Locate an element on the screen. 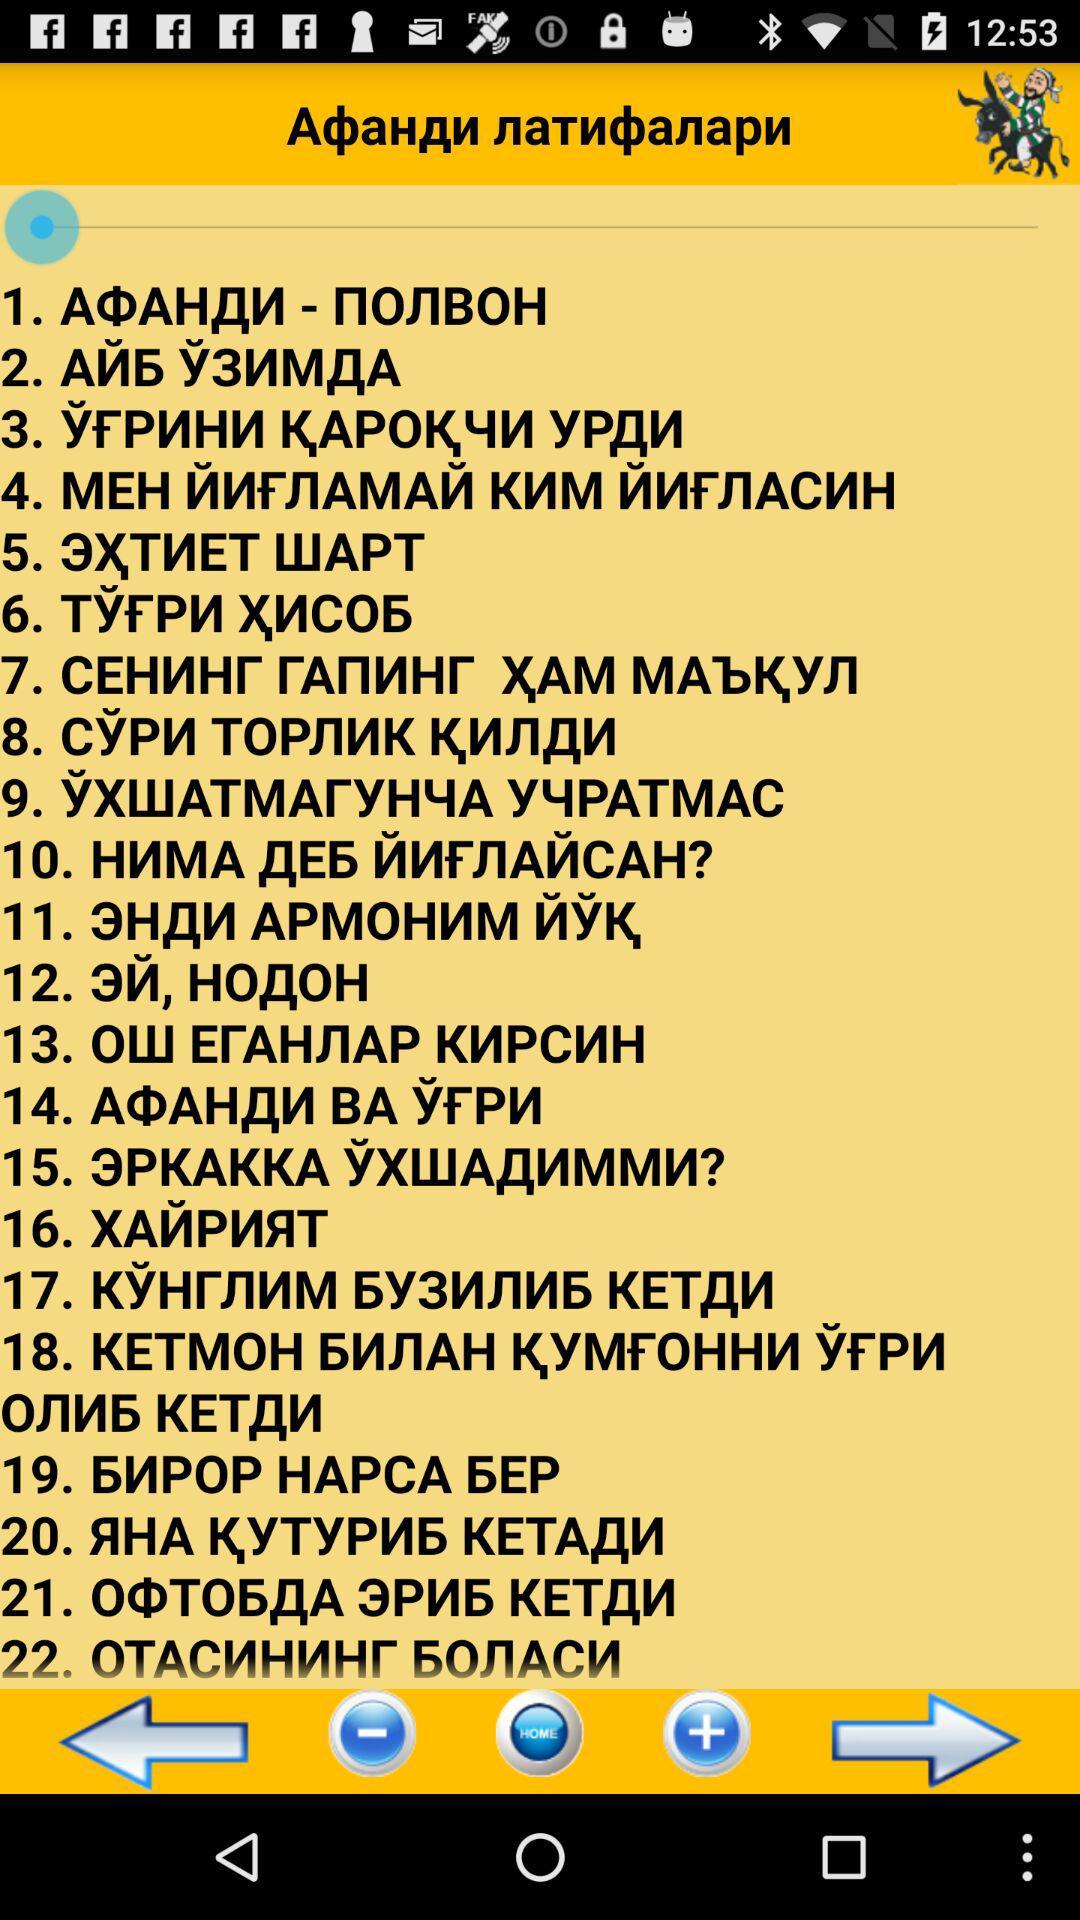 The width and height of the screenshot is (1080, 1920). the icon at the bottom left corner is located at coordinates (143, 1740).